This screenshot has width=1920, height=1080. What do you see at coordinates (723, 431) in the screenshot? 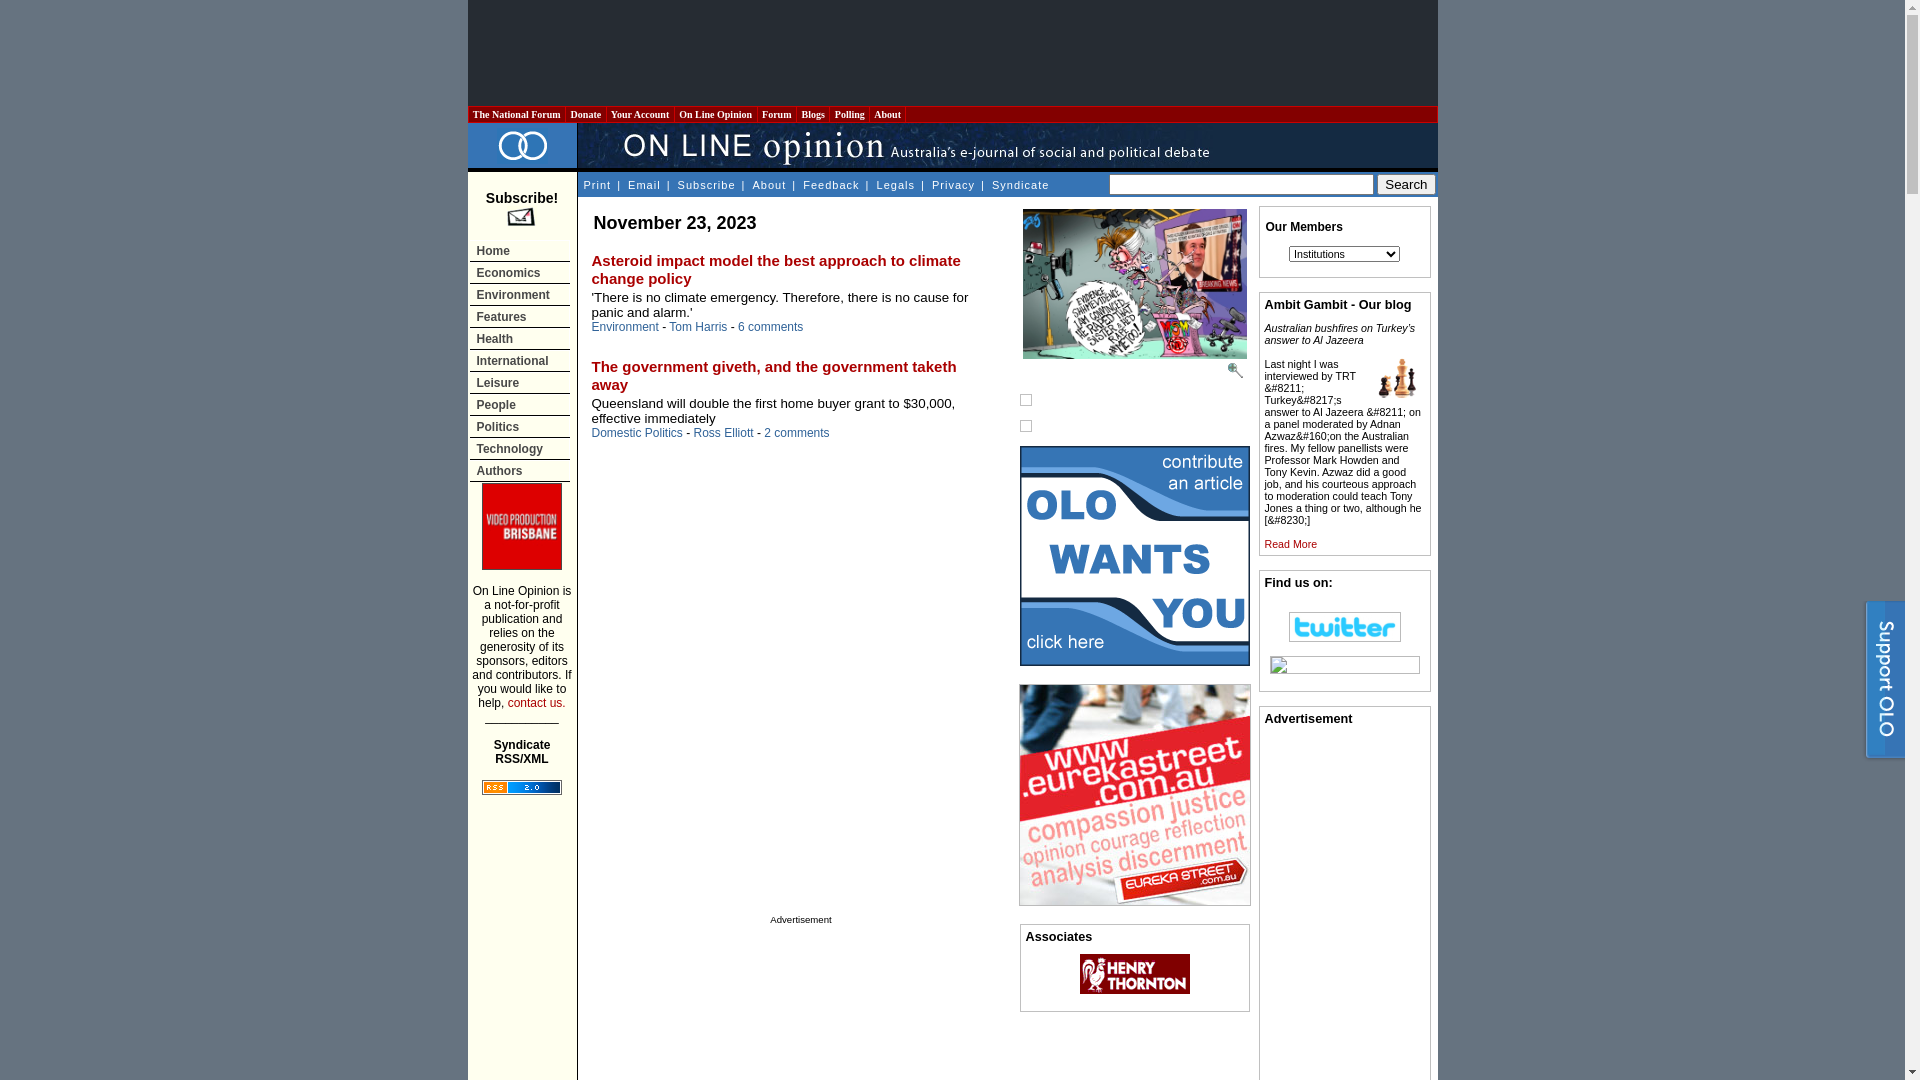
I see `'Ross Elliott'` at bounding box center [723, 431].